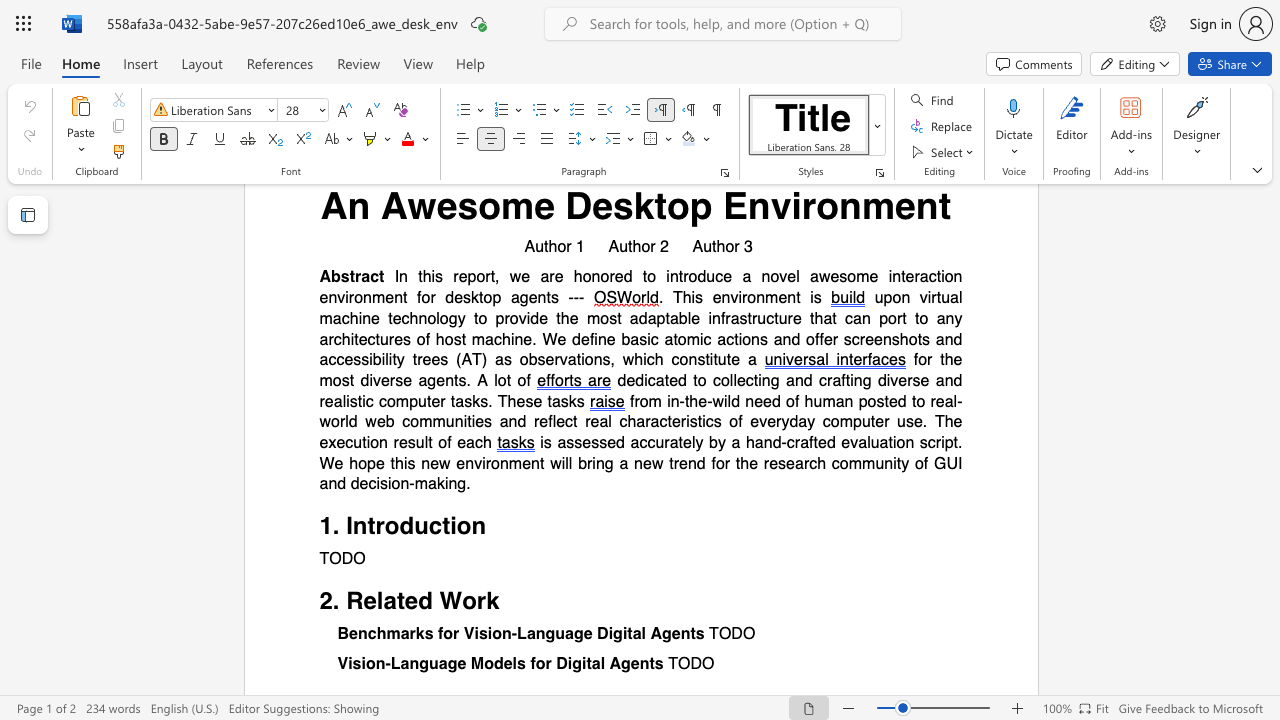  What do you see at coordinates (700, 338) in the screenshot?
I see `the subset text "ic actions and offer screenshots and accessibility trees (AT) as observati" within the text "upon virtual machine technology to provide the most adaptable infrastructure that can port to any architectures of host machine. We define basic atomic actions and offer screenshots and accessibility trees (AT) as observations, which"` at bounding box center [700, 338].